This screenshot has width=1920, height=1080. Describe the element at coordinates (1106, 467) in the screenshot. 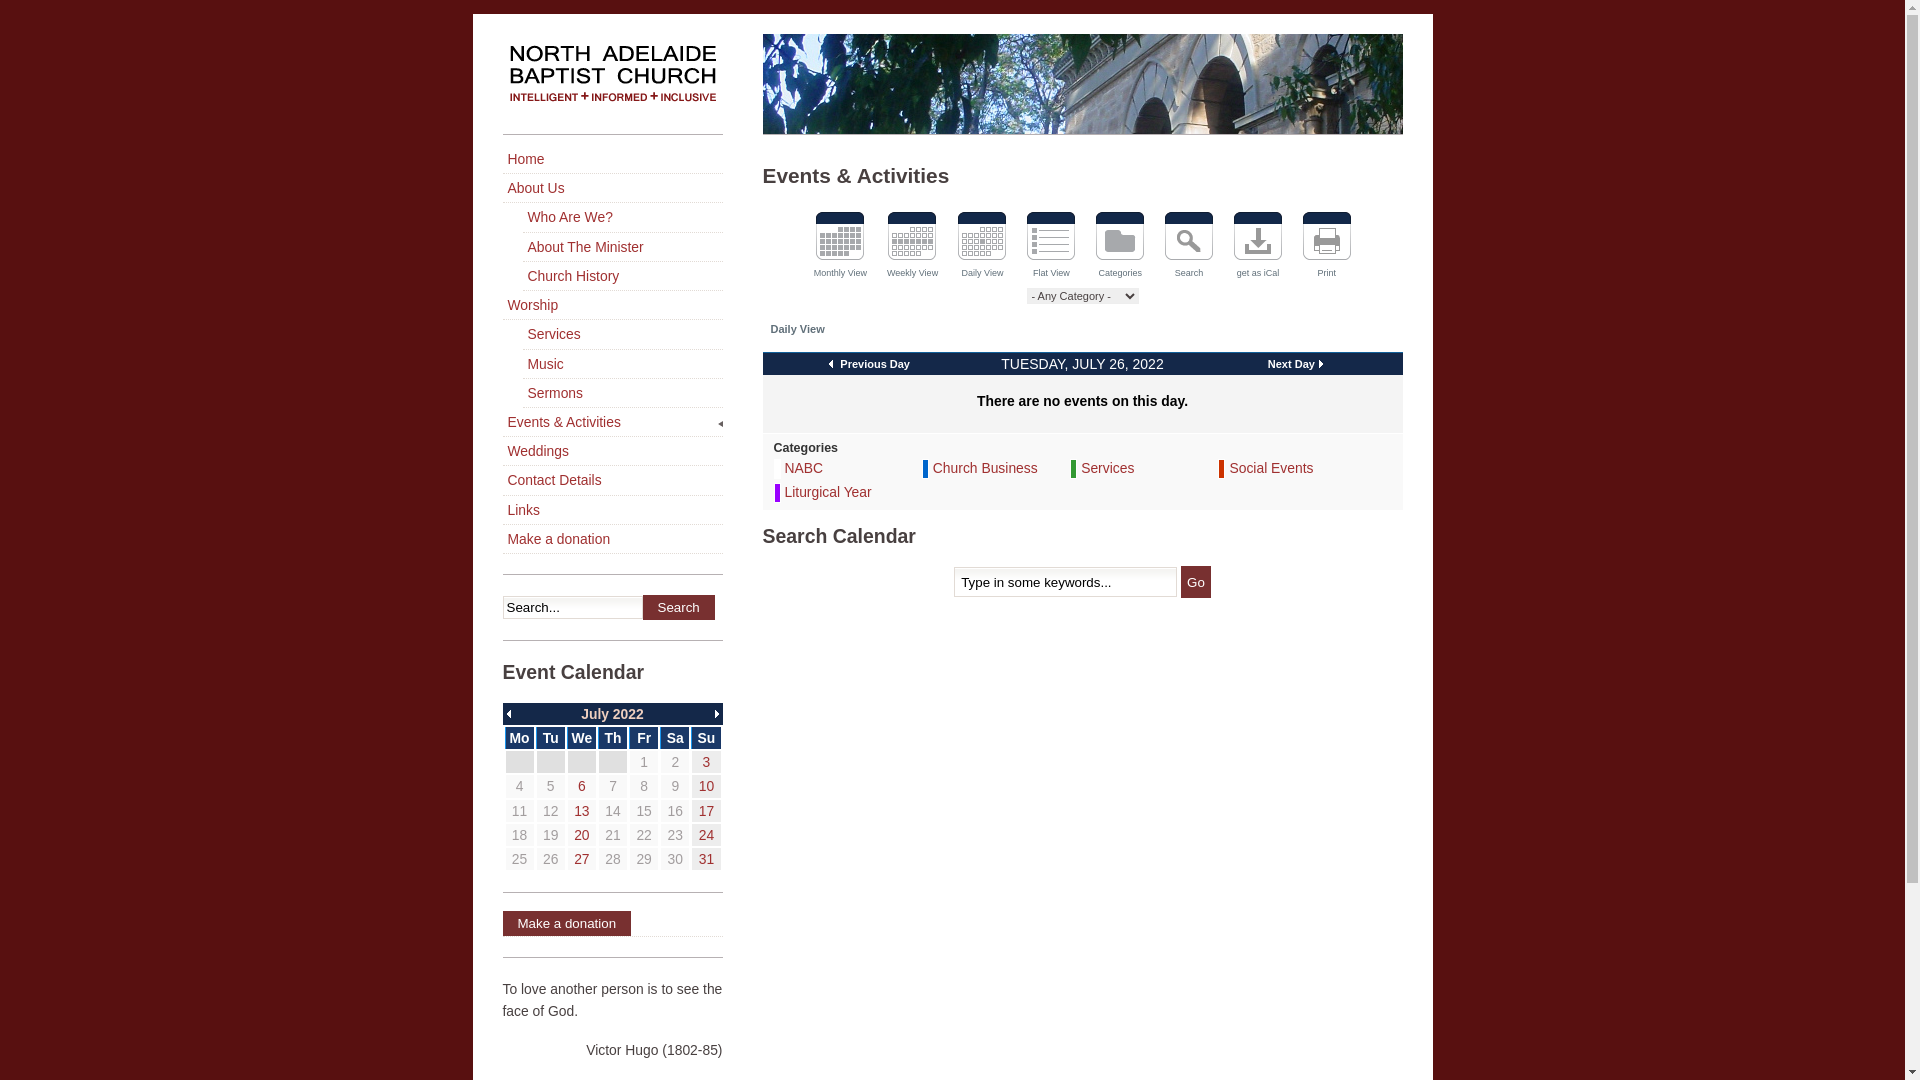

I see `'Services'` at that location.